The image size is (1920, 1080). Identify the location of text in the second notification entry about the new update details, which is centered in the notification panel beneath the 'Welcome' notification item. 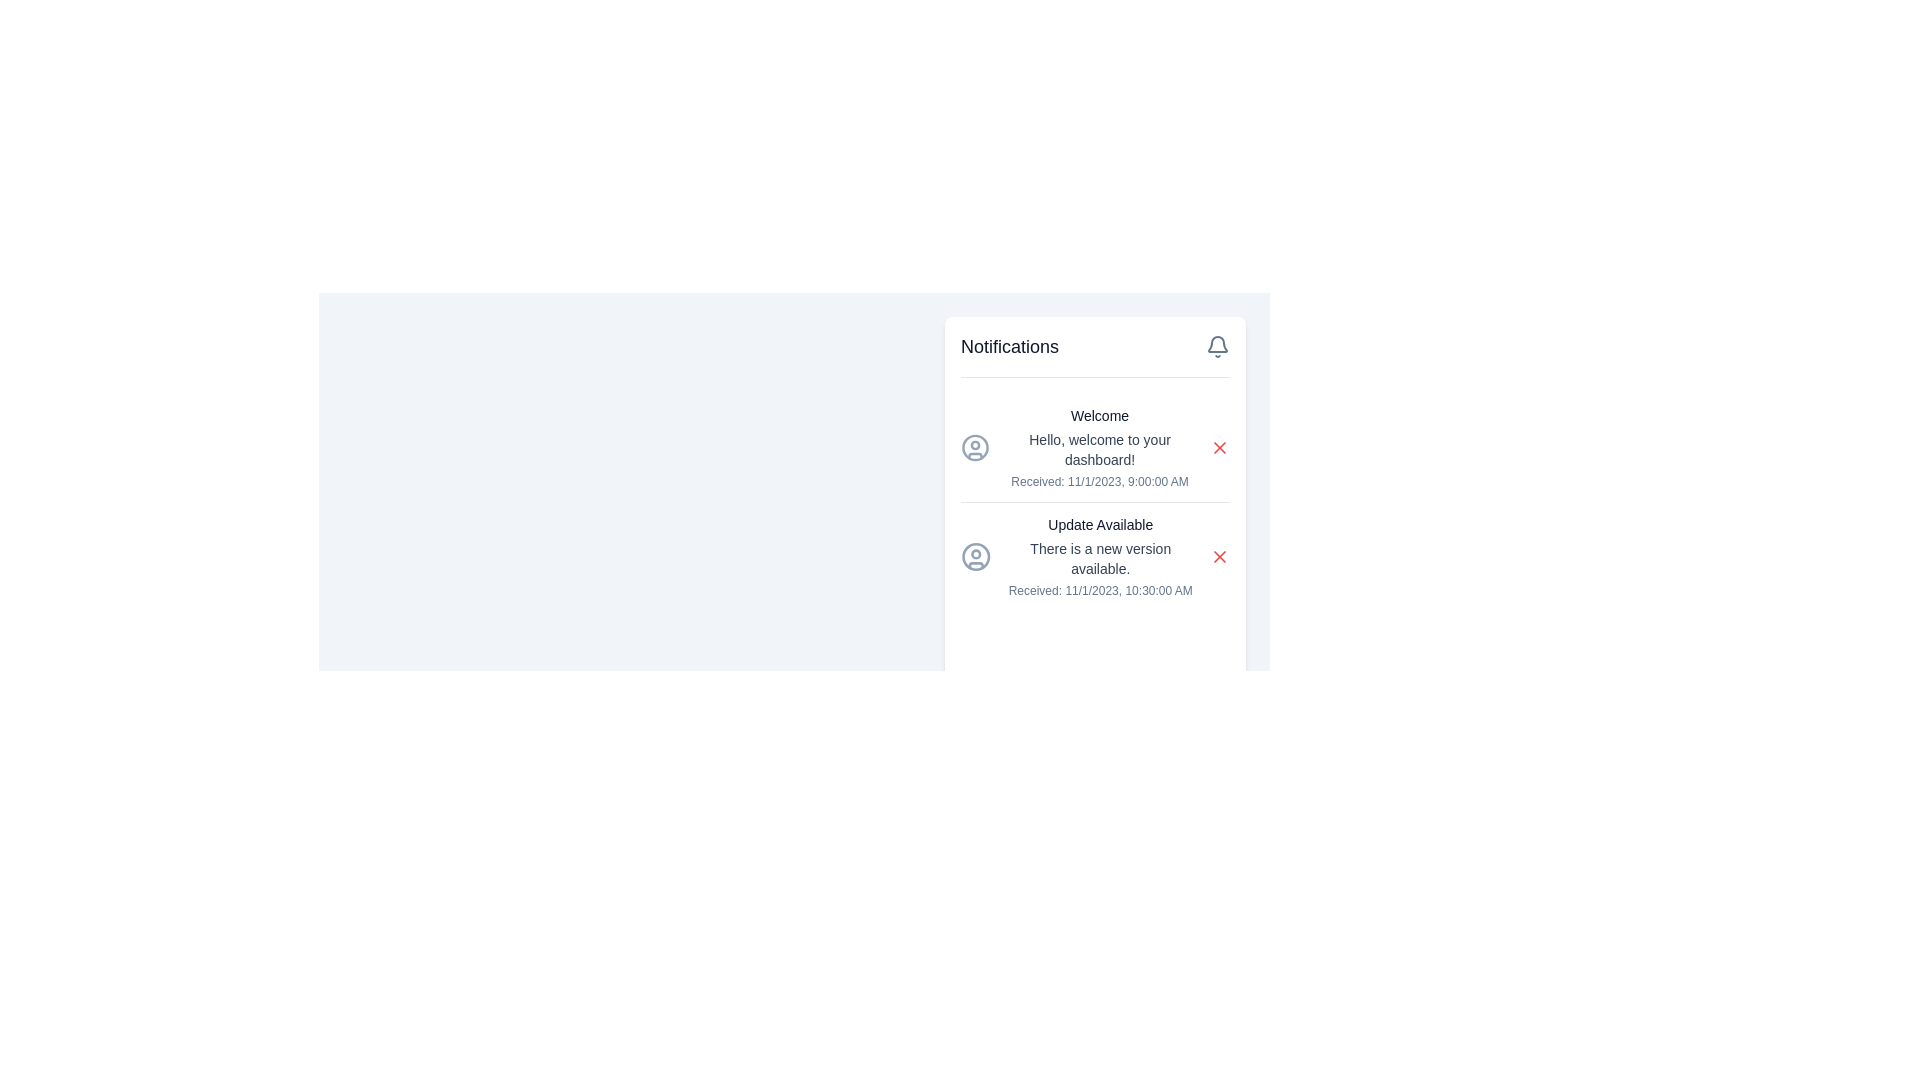
(1099, 556).